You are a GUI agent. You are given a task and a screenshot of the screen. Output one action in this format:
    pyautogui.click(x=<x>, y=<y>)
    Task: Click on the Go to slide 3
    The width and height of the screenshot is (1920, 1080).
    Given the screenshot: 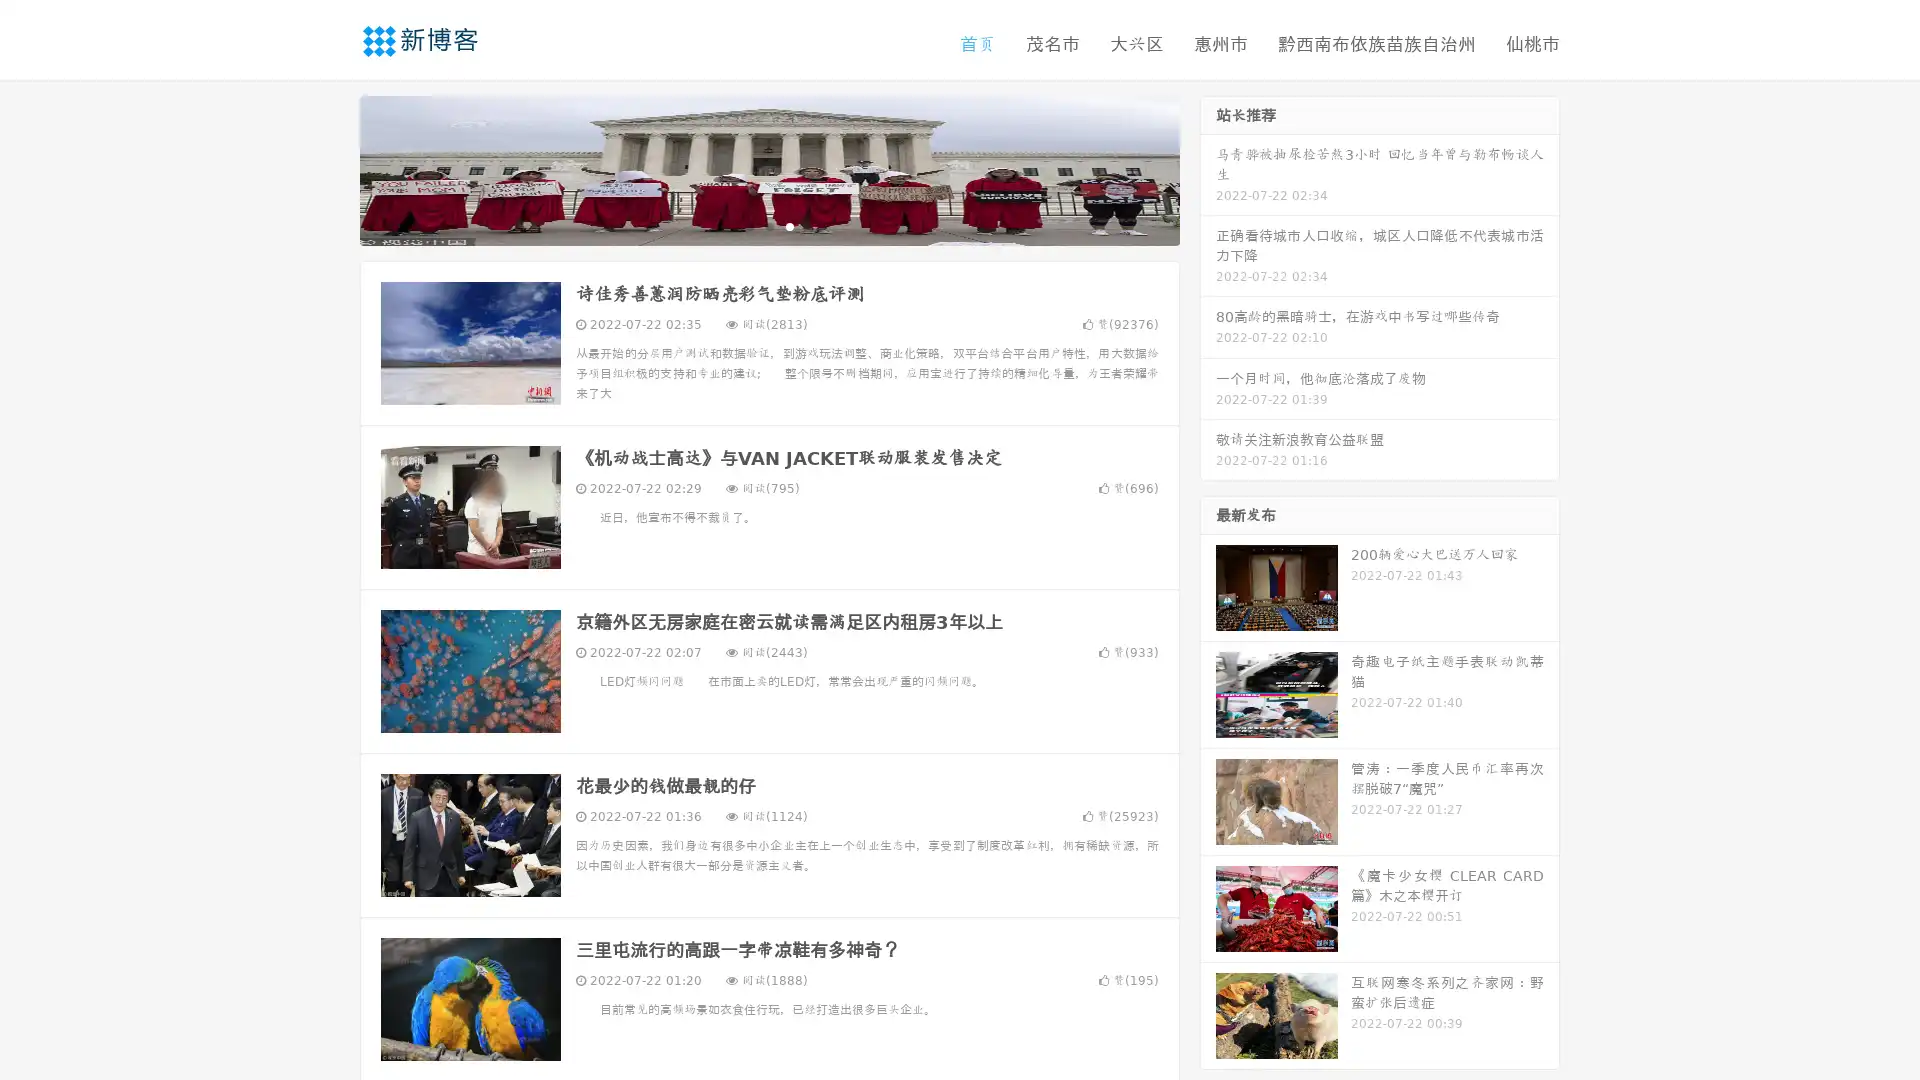 What is the action you would take?
    pyautogui.click(x=789, y=225)
    